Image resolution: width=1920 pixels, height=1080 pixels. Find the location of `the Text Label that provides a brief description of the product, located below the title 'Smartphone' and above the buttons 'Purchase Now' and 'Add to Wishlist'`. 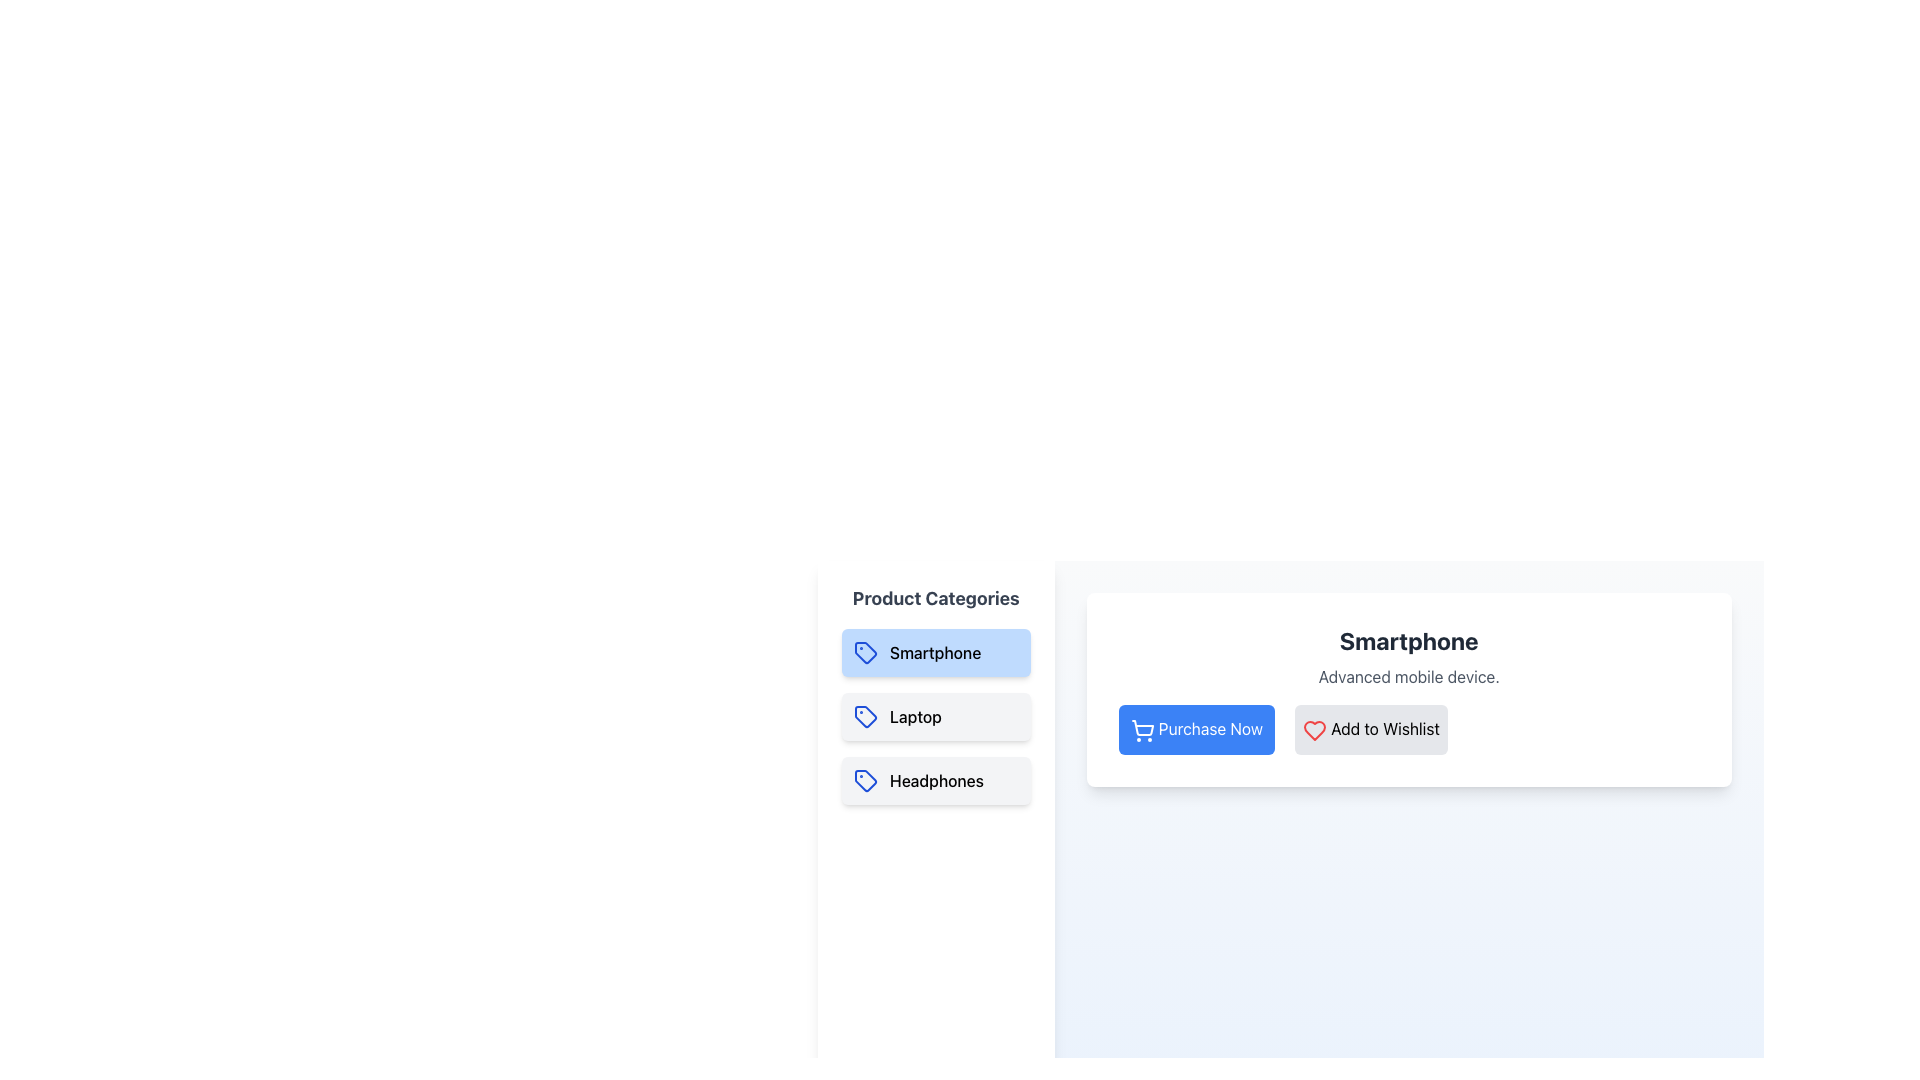

the Text Label that provides a brief description of the product, located below the title 'Smartphone' and above the buttons 'Purchase Now' and 'Add to Wishlist' is located at coordinates (1408, 676).